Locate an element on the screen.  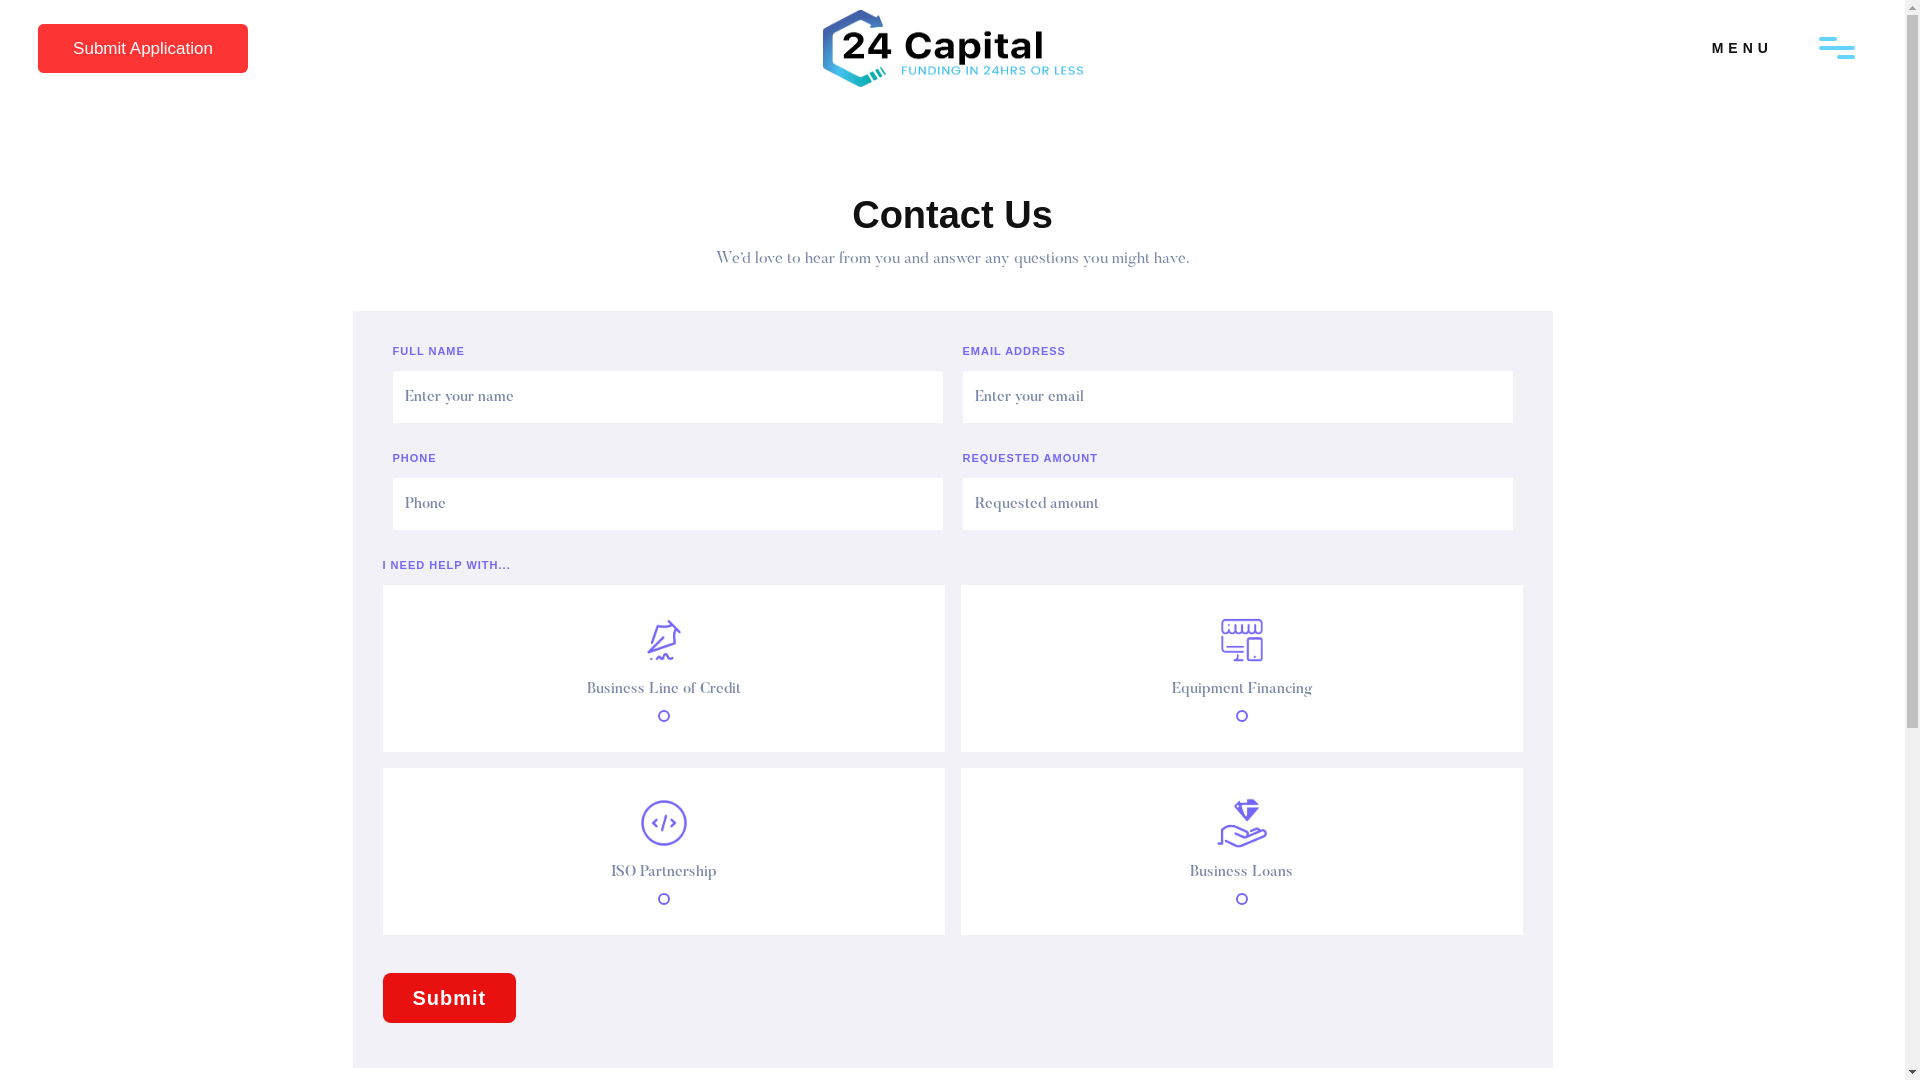
'Submit' is located at coordinates (382, 998).